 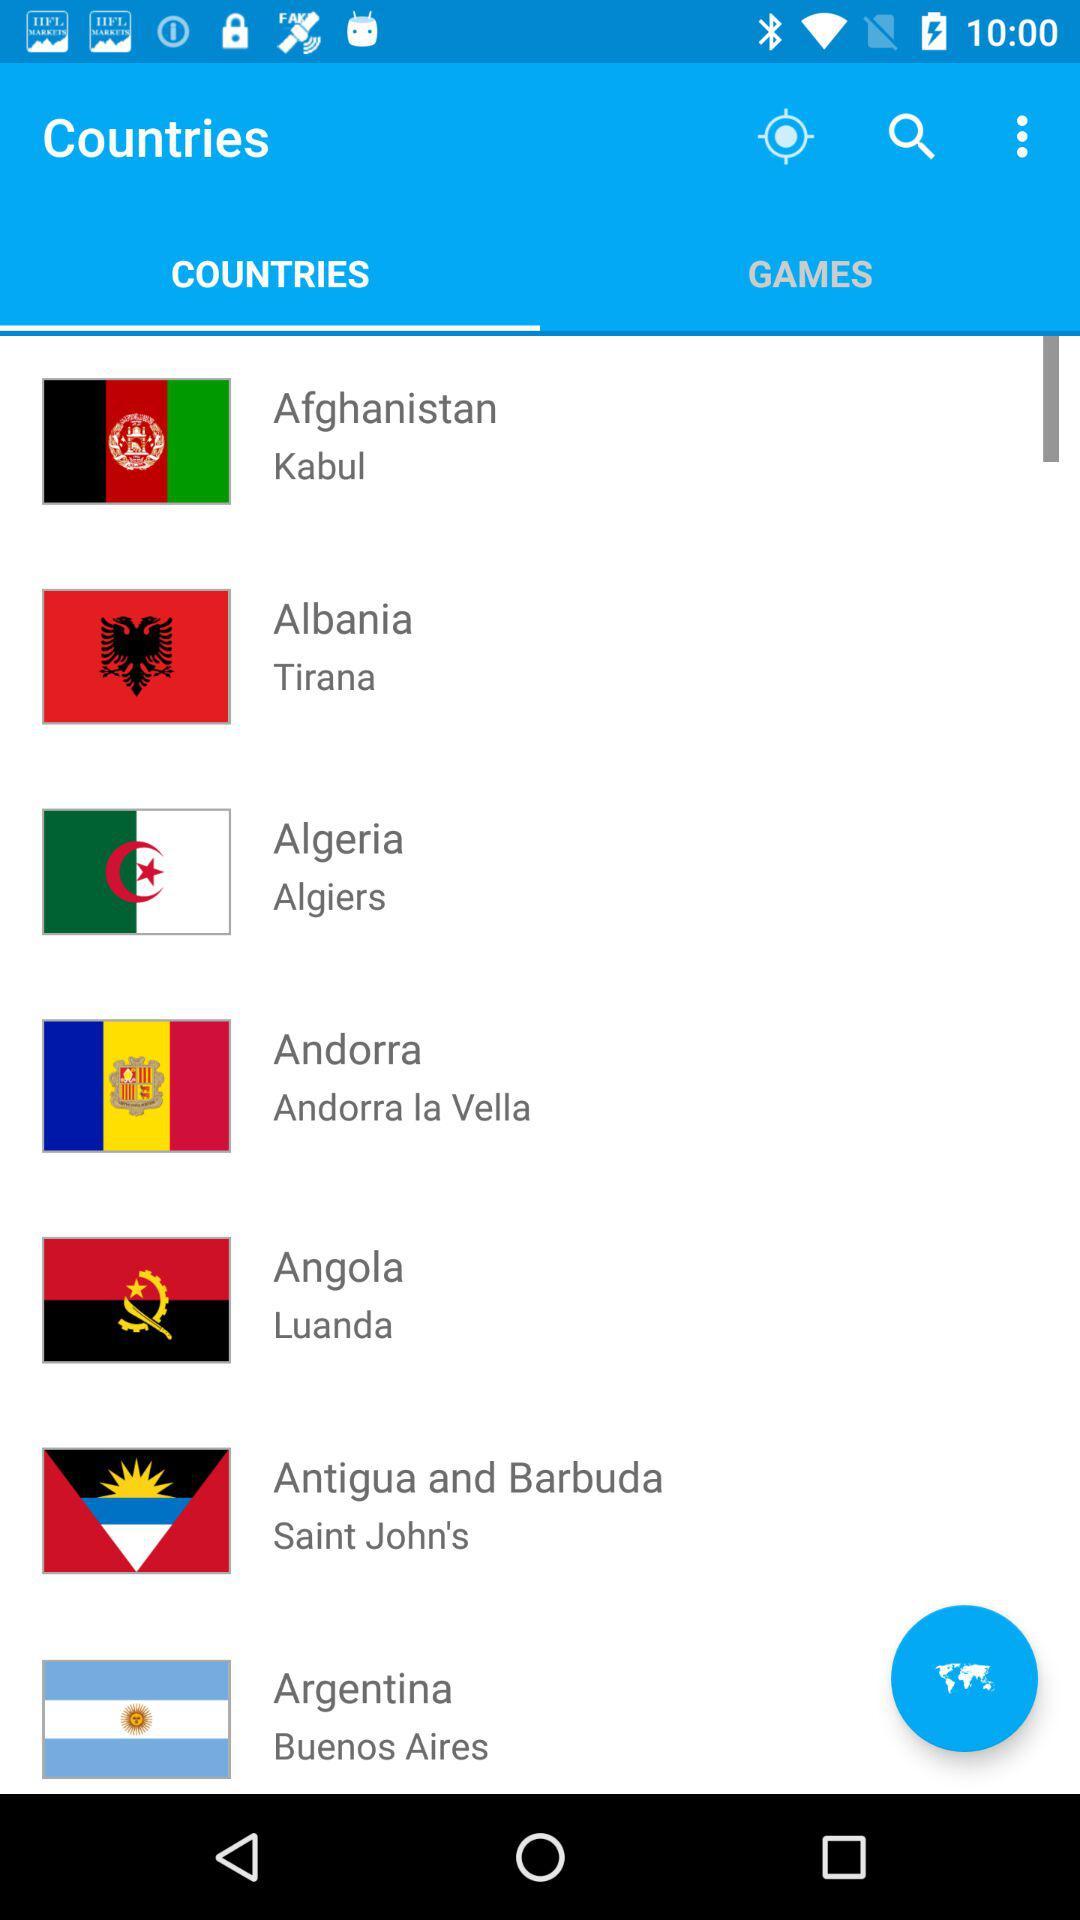 What do you see at coordinates (371, 1559) in the screenshot?
I see `the item above argentina item` at bounding box center [371, 1559].